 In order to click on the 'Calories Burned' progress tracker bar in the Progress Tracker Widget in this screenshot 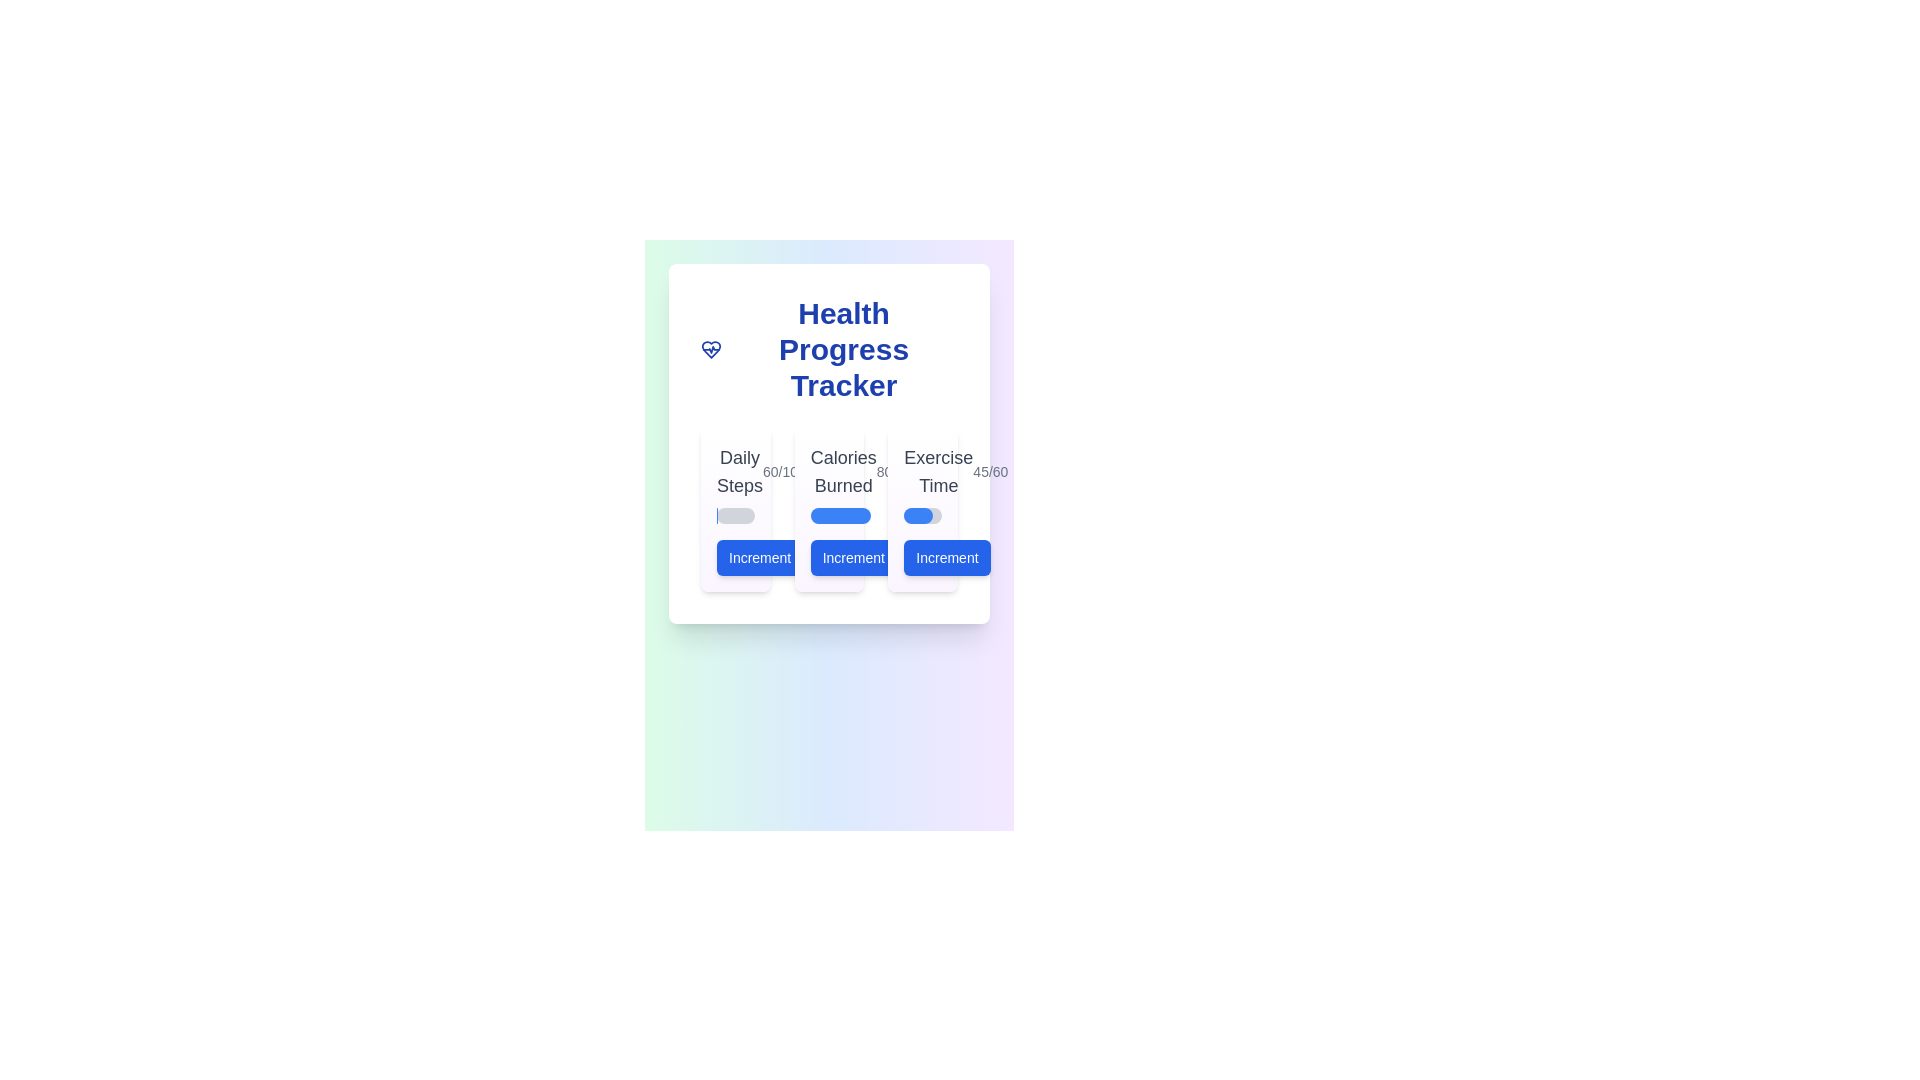, I will do `click(829, 508)`.